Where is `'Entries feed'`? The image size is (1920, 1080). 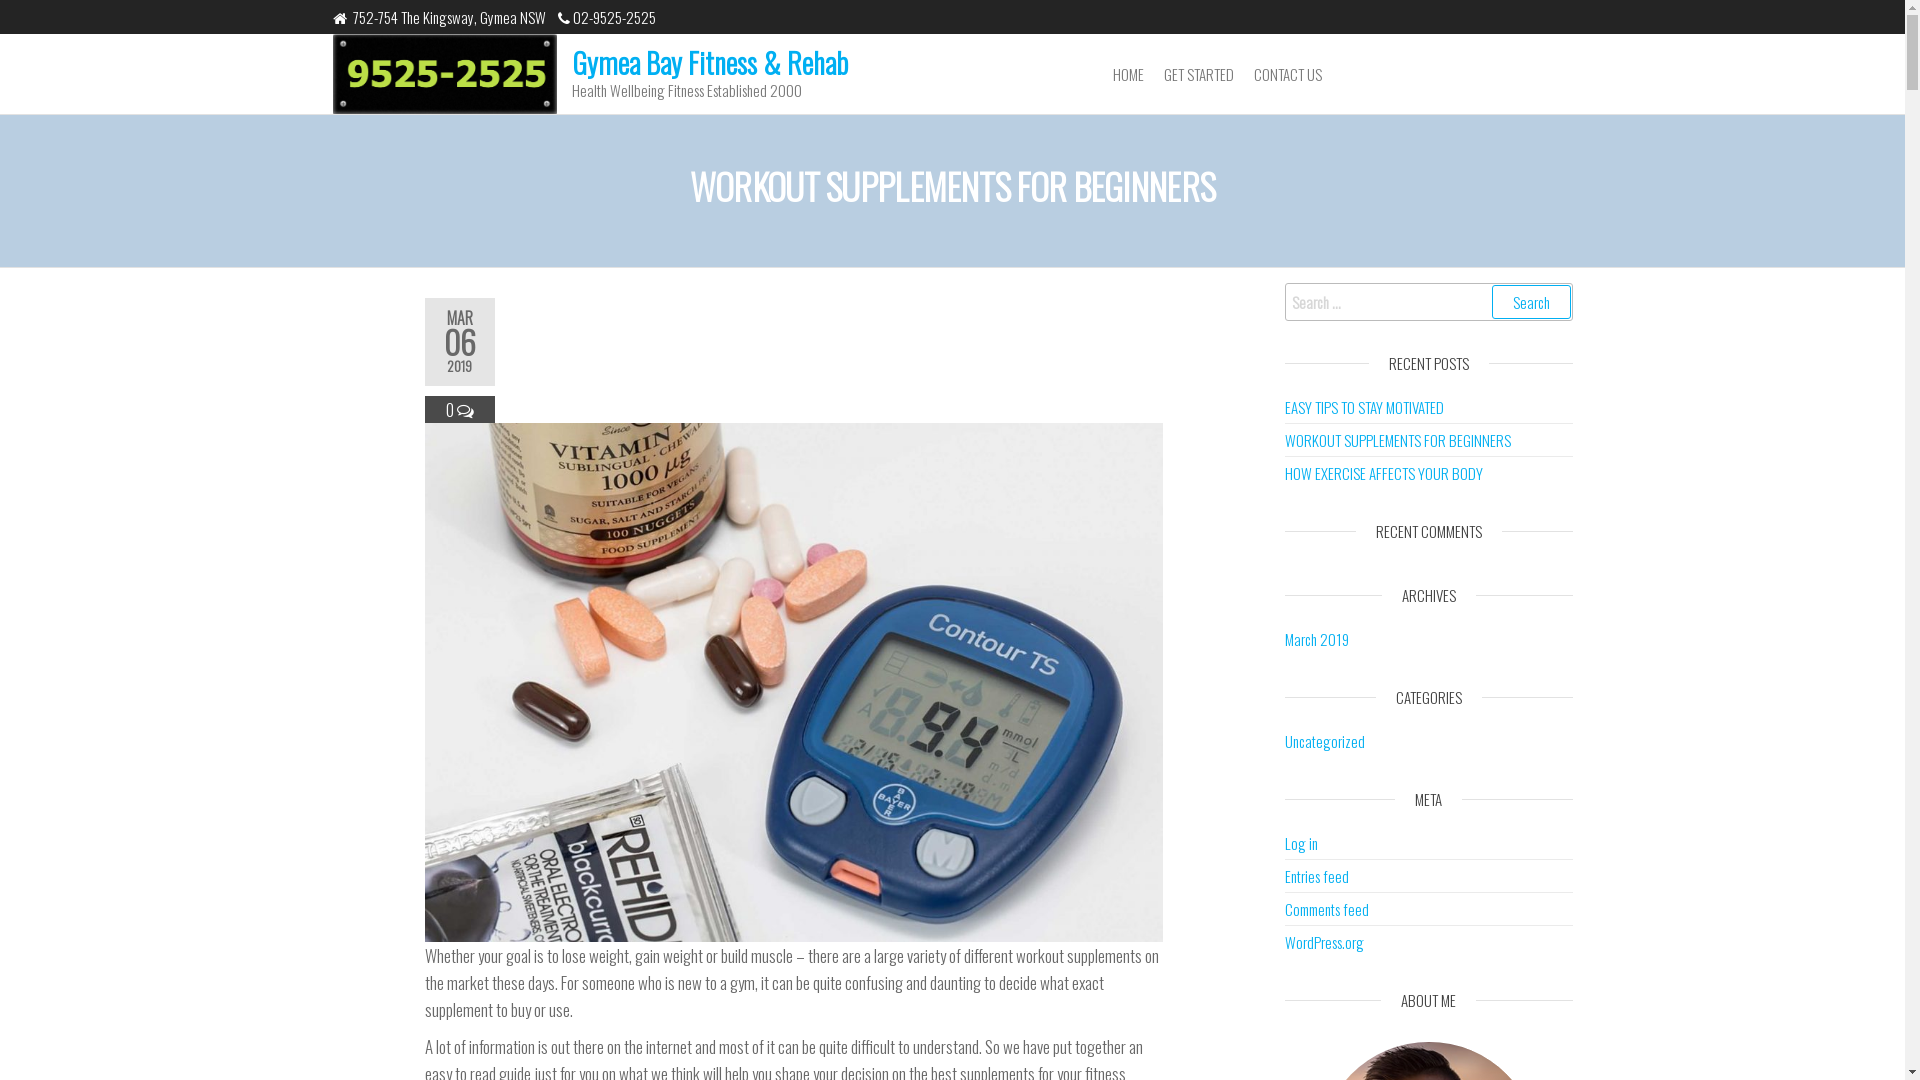 'Entries feed' is located at coordinates (1316, 874).